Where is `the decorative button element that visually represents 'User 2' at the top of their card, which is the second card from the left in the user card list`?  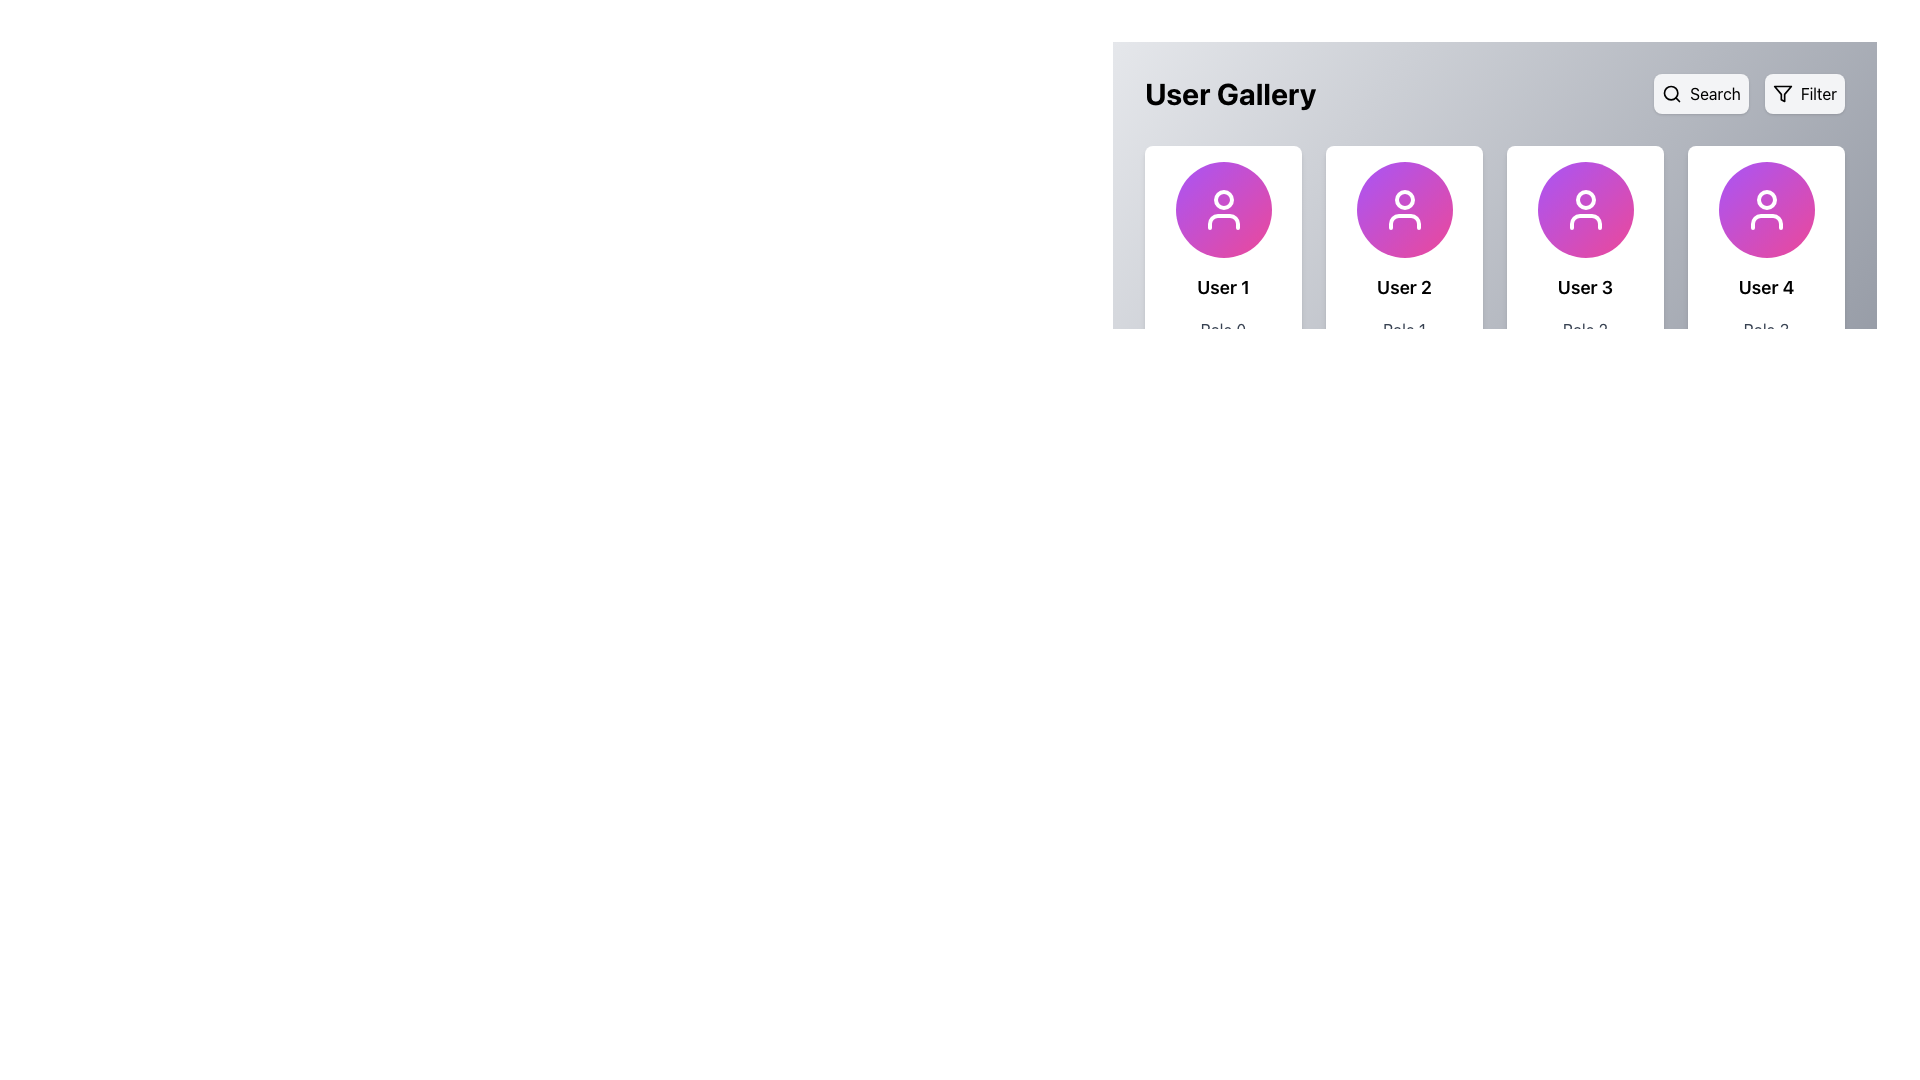 the decorative button element that visually represents 'User 2' at the top of their card, which is the second card from the left in the user card list is located at coordinates (1403, 209).